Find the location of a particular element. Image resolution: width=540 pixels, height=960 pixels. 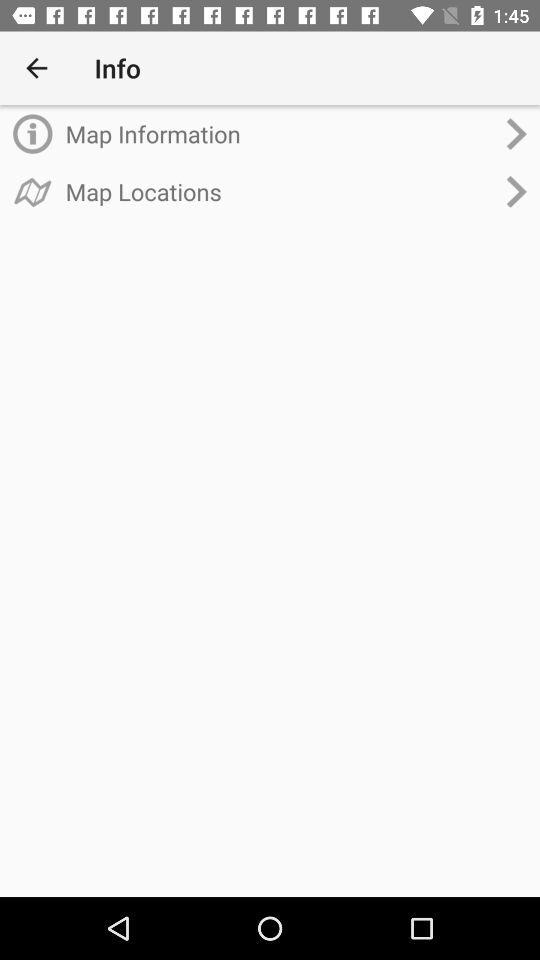

the item to the left of info is located at coordinates (36, 68).